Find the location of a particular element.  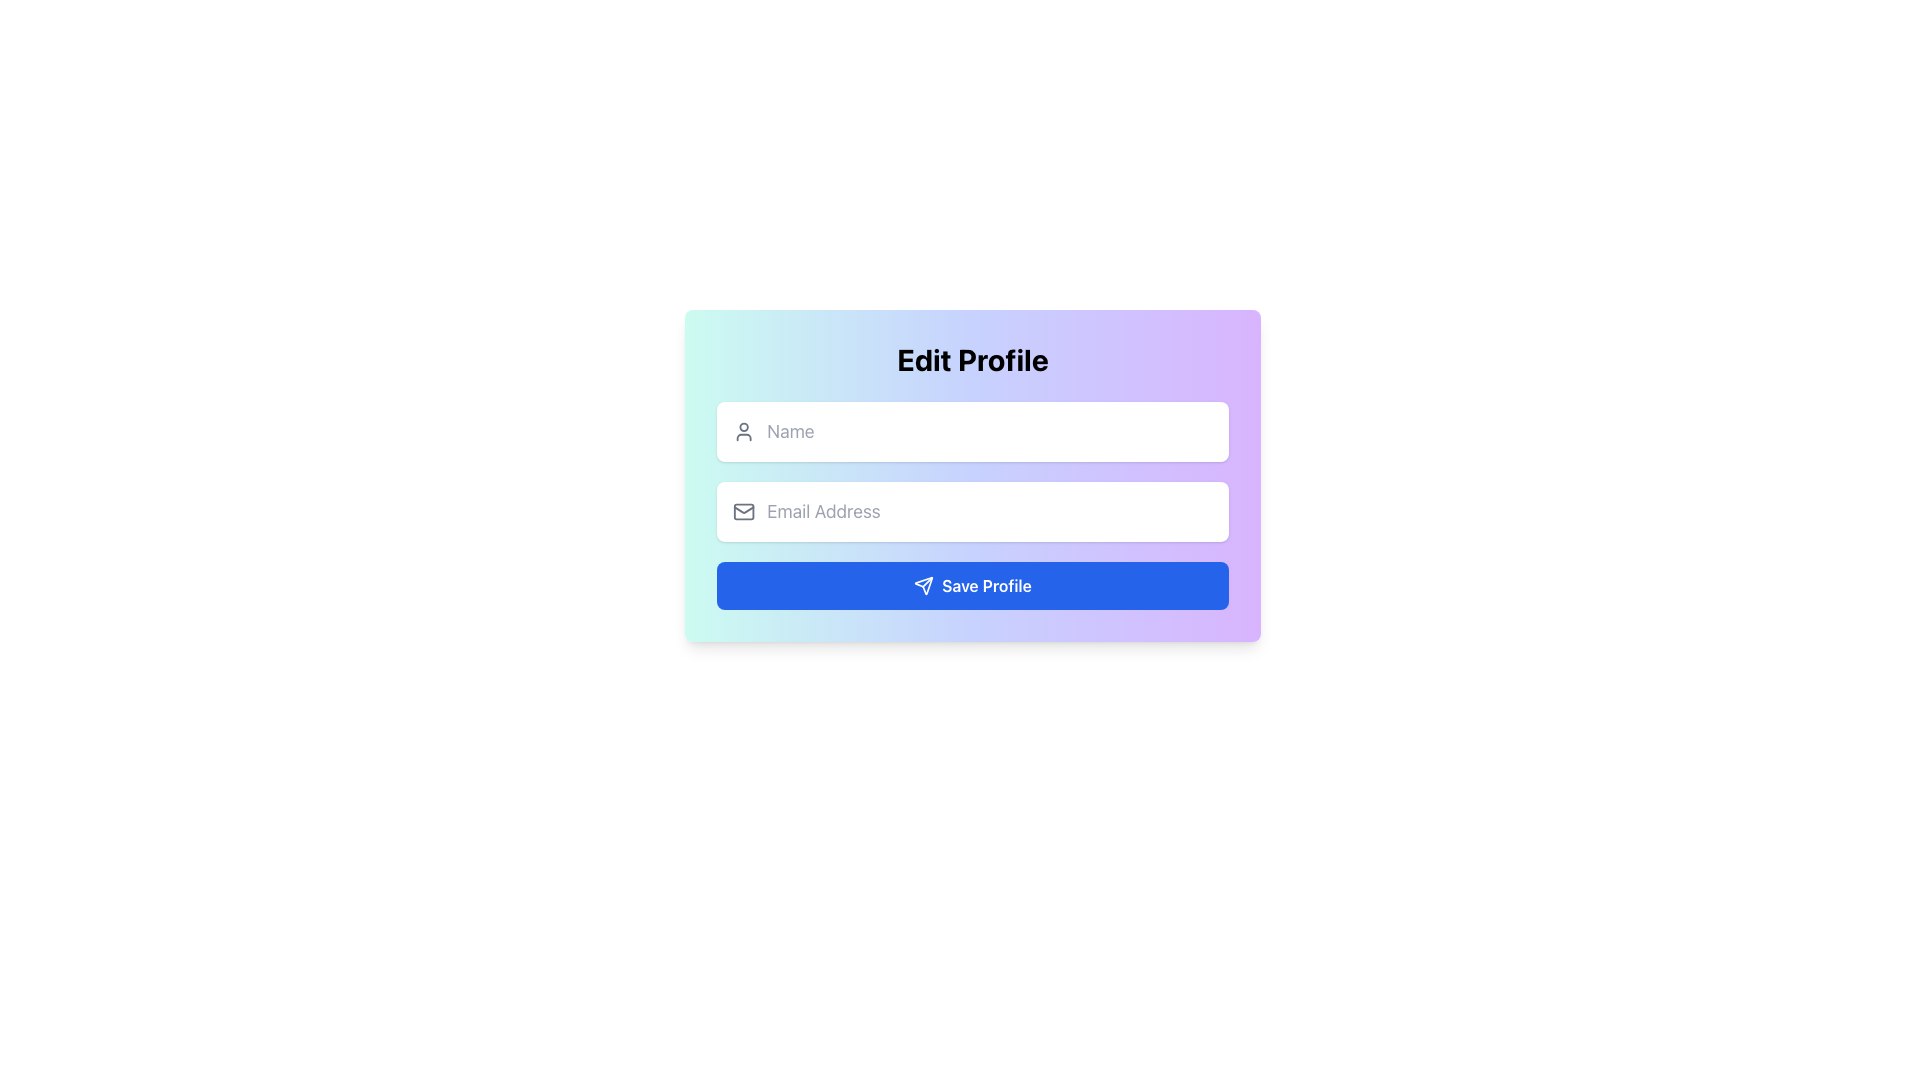

the SVG icon resembling a user silhouette, which is positioned to the left of the 'Name' text input field is located at coordinates (743, 431).